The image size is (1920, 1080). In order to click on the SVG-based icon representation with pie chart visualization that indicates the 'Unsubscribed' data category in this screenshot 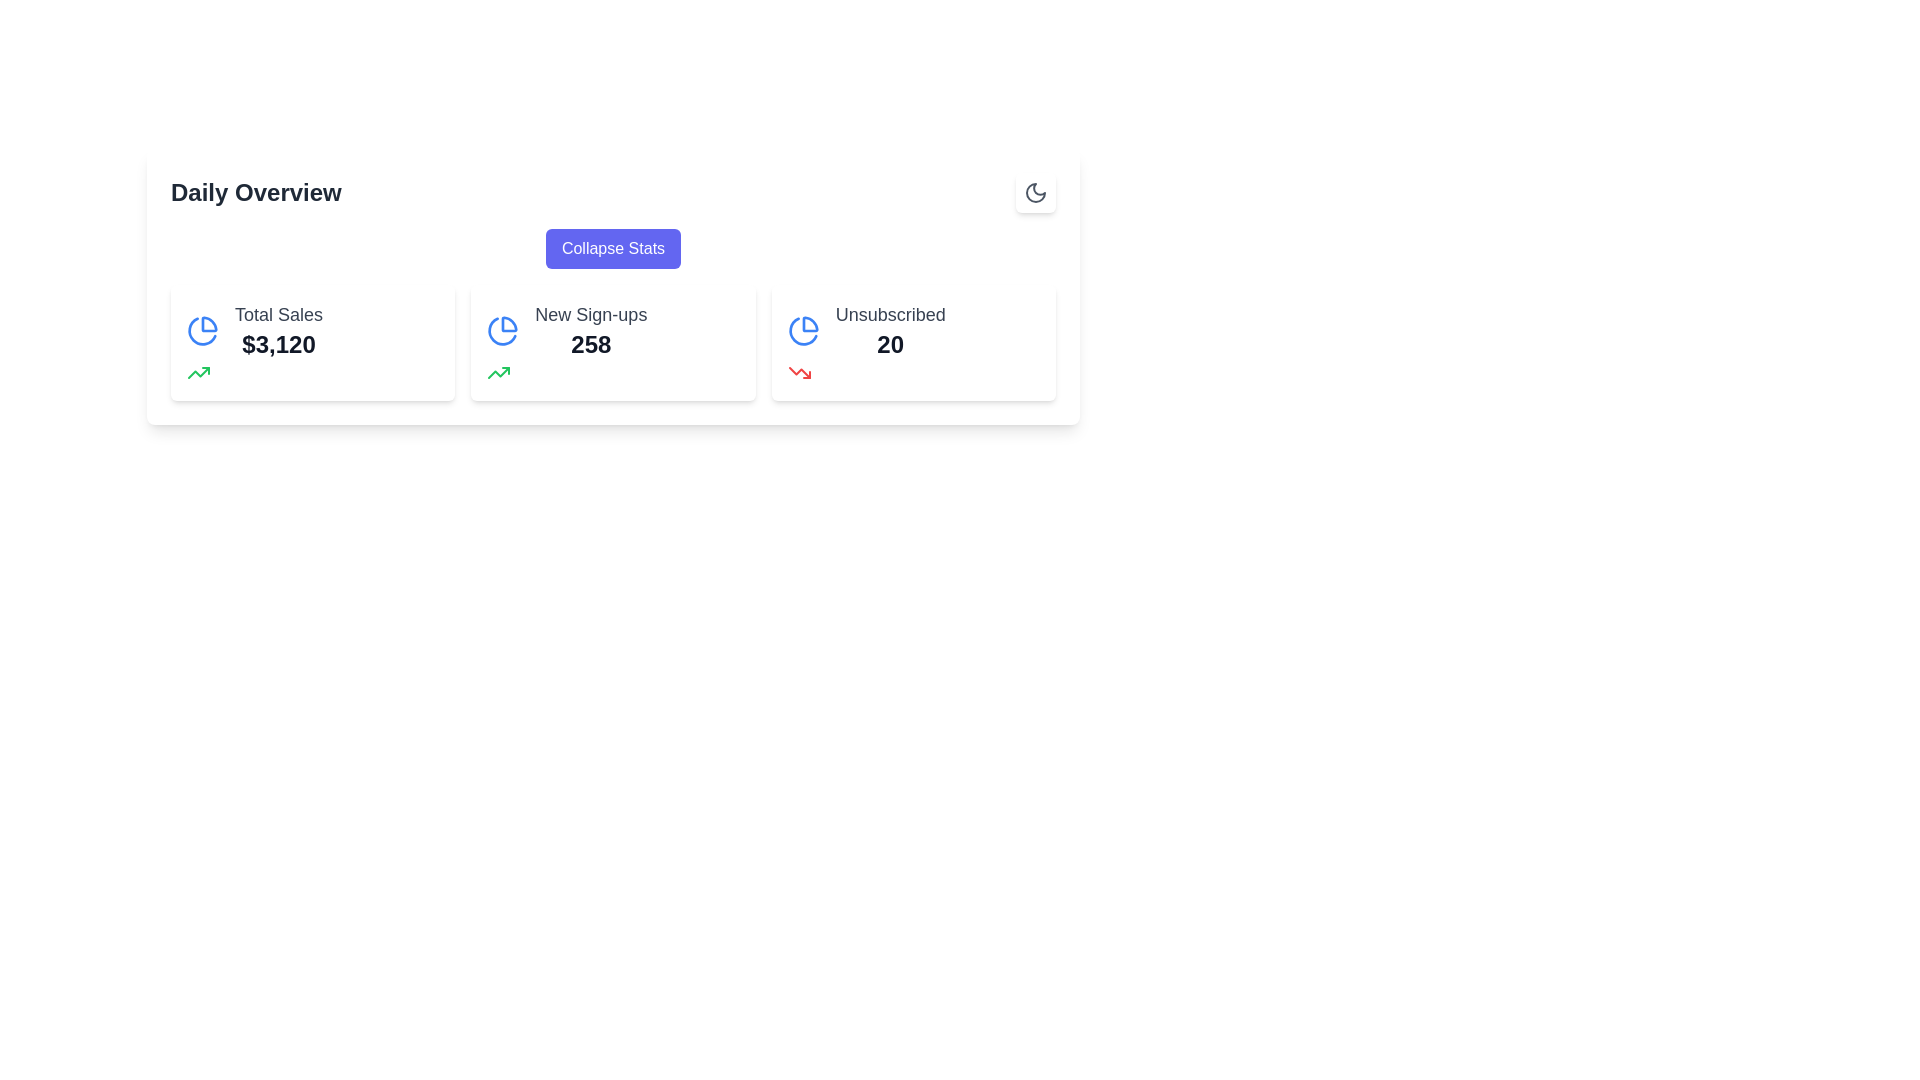, I will do `click(803, 330)`.